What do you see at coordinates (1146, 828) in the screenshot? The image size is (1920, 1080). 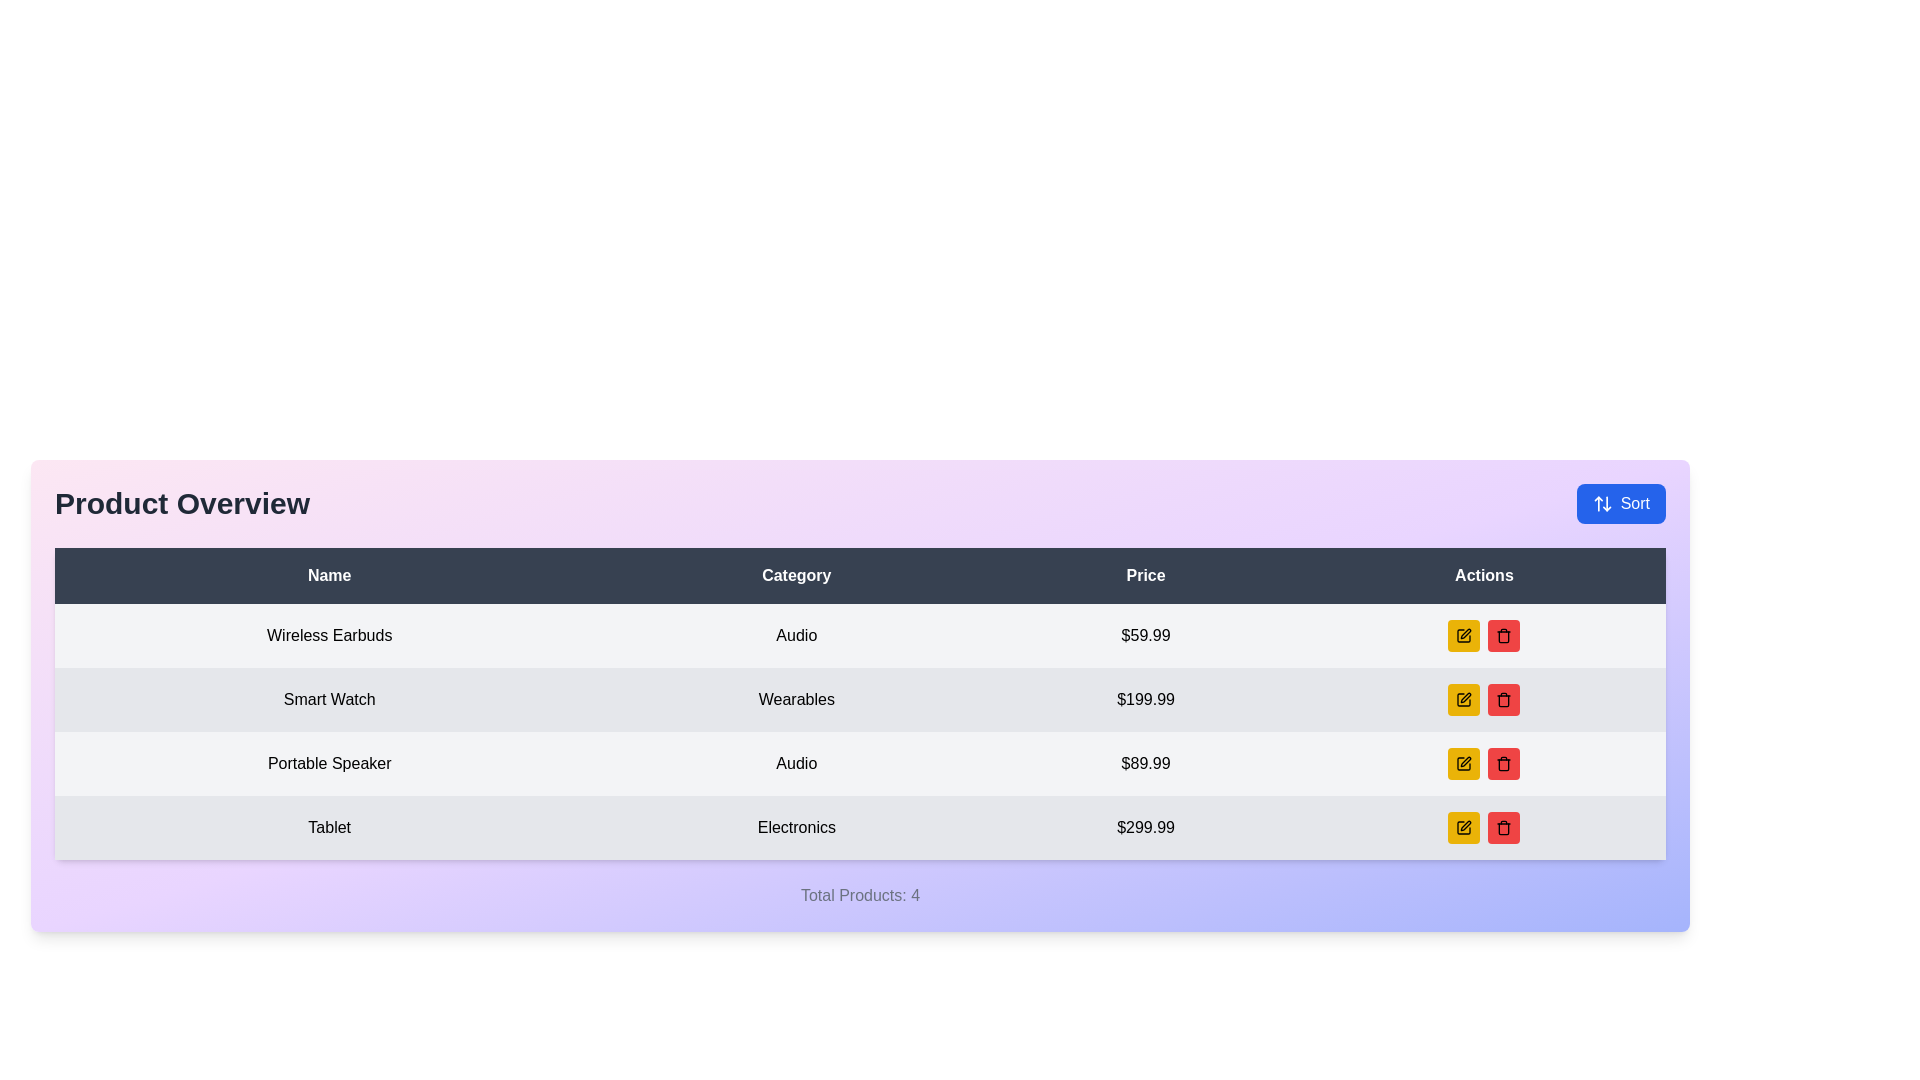 I see `the static text element displaying the price of the tablet, which is located in the fourth row under the 'Price' column of the table` at bounding box center [1146, 828].